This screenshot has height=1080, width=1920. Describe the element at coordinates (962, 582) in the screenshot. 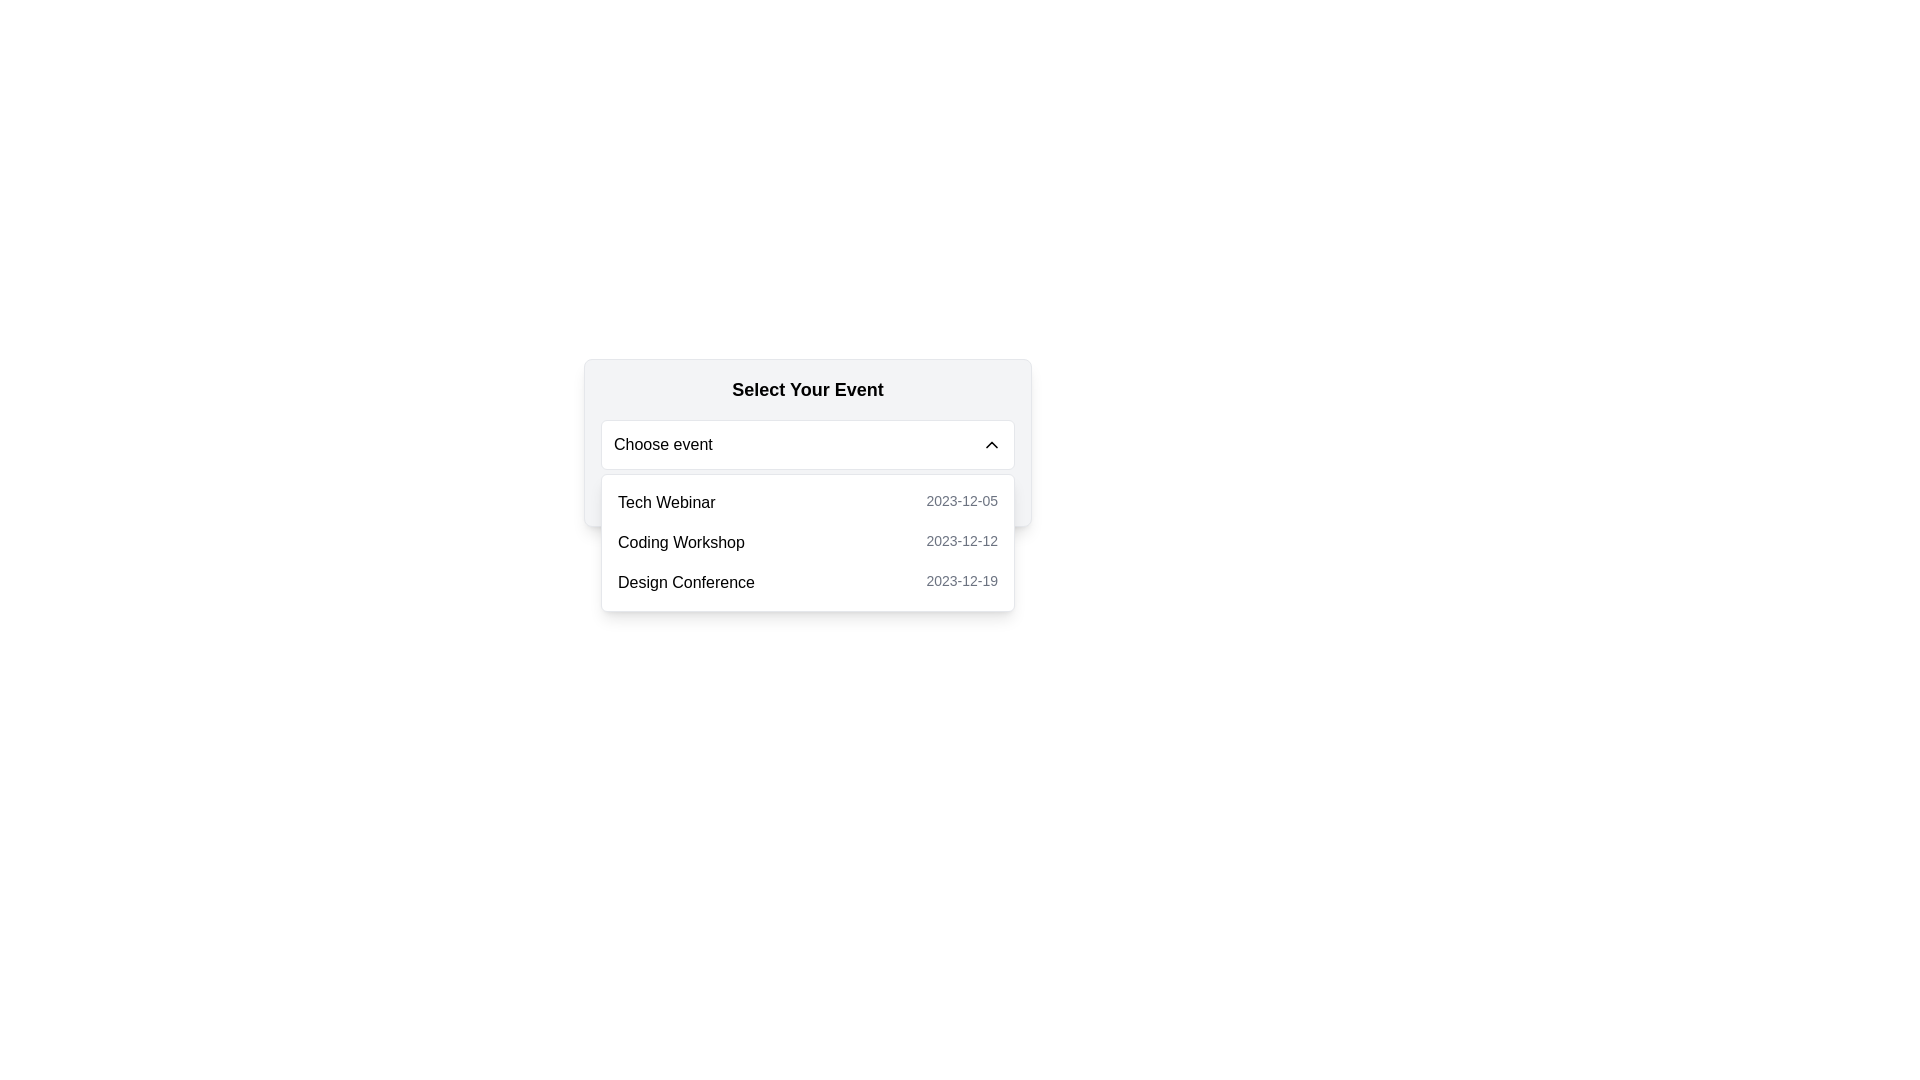

I see `the text element displaying the date '2023-12-19' in gray font that is located in the dropdown list under 'Select Your Event', specifically in the third row representing the 'Design Conference' event` at that location.